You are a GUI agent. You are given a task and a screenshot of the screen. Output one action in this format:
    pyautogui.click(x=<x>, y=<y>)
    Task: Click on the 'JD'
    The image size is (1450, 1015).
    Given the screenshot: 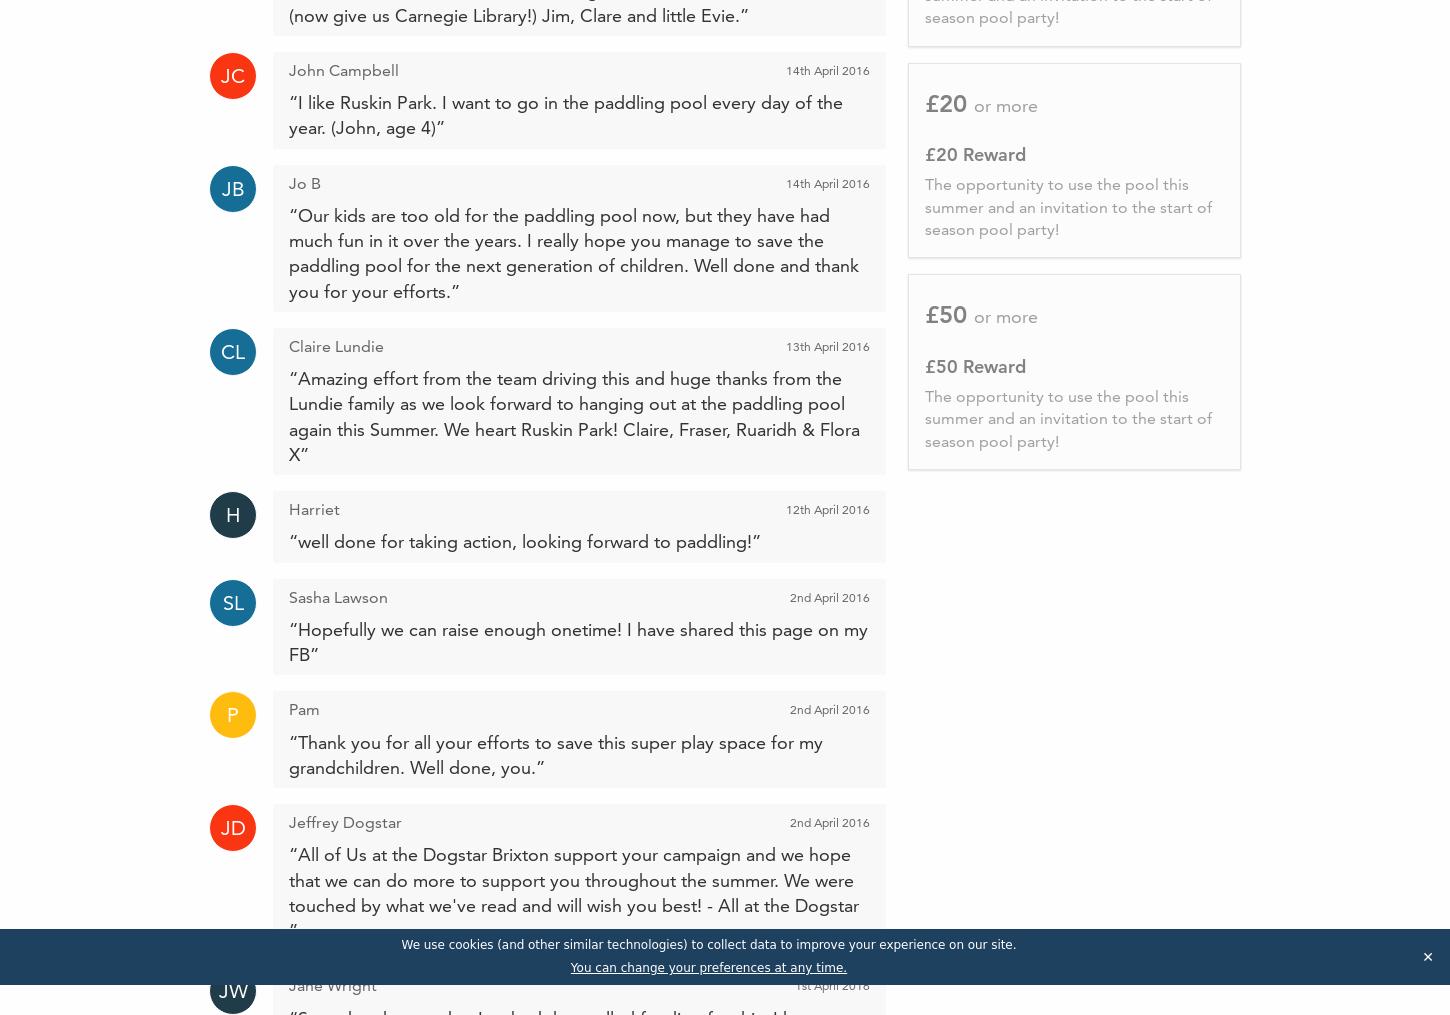 What is the action you would take?
    pyautogui.click(x=218, y=828)
    